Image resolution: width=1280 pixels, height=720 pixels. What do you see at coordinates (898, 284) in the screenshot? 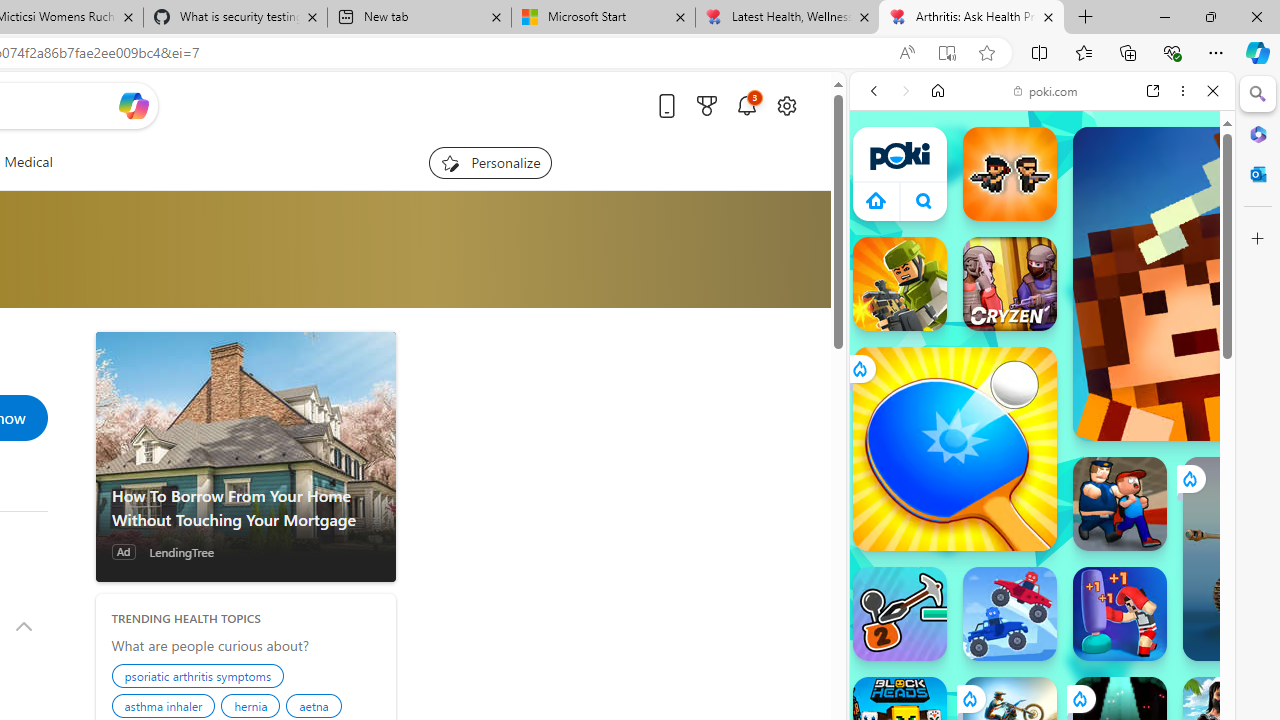
I see `'Kour.io Kour.io'` at bounding box center [898, 284].